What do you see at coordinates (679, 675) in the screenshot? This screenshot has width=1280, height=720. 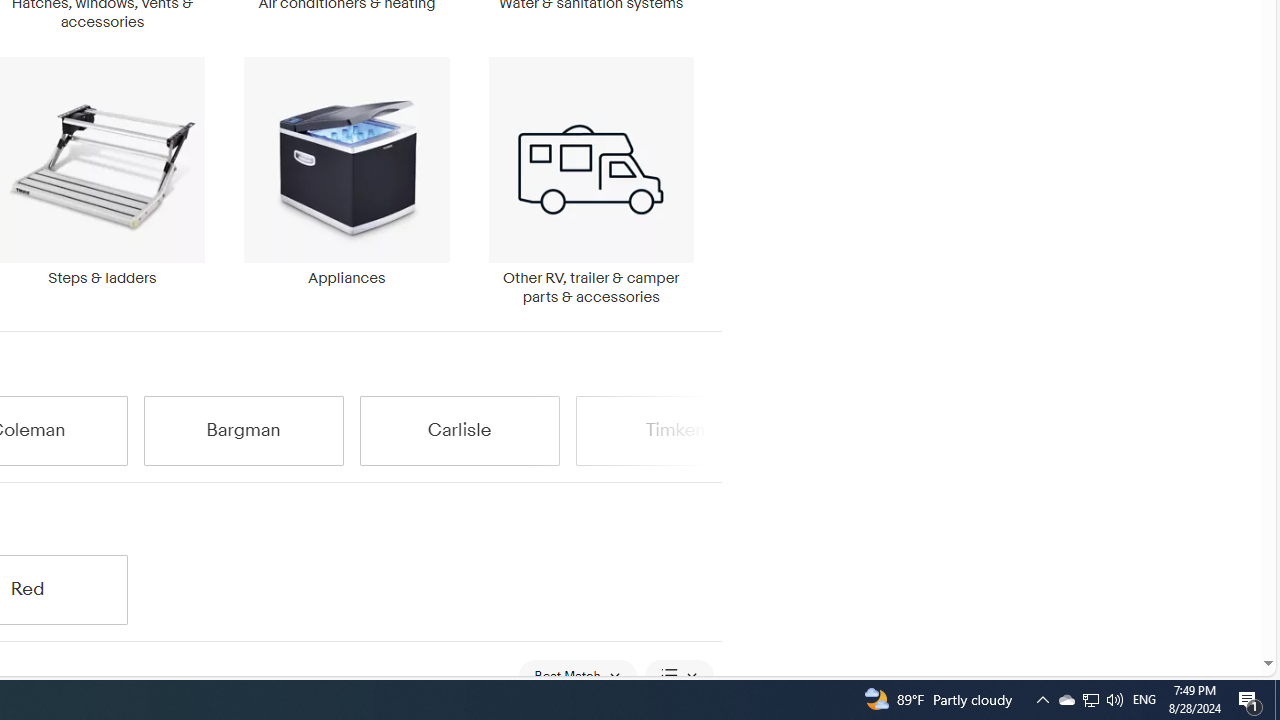 I see `'View: List View'` at bounding box center [679, 675].